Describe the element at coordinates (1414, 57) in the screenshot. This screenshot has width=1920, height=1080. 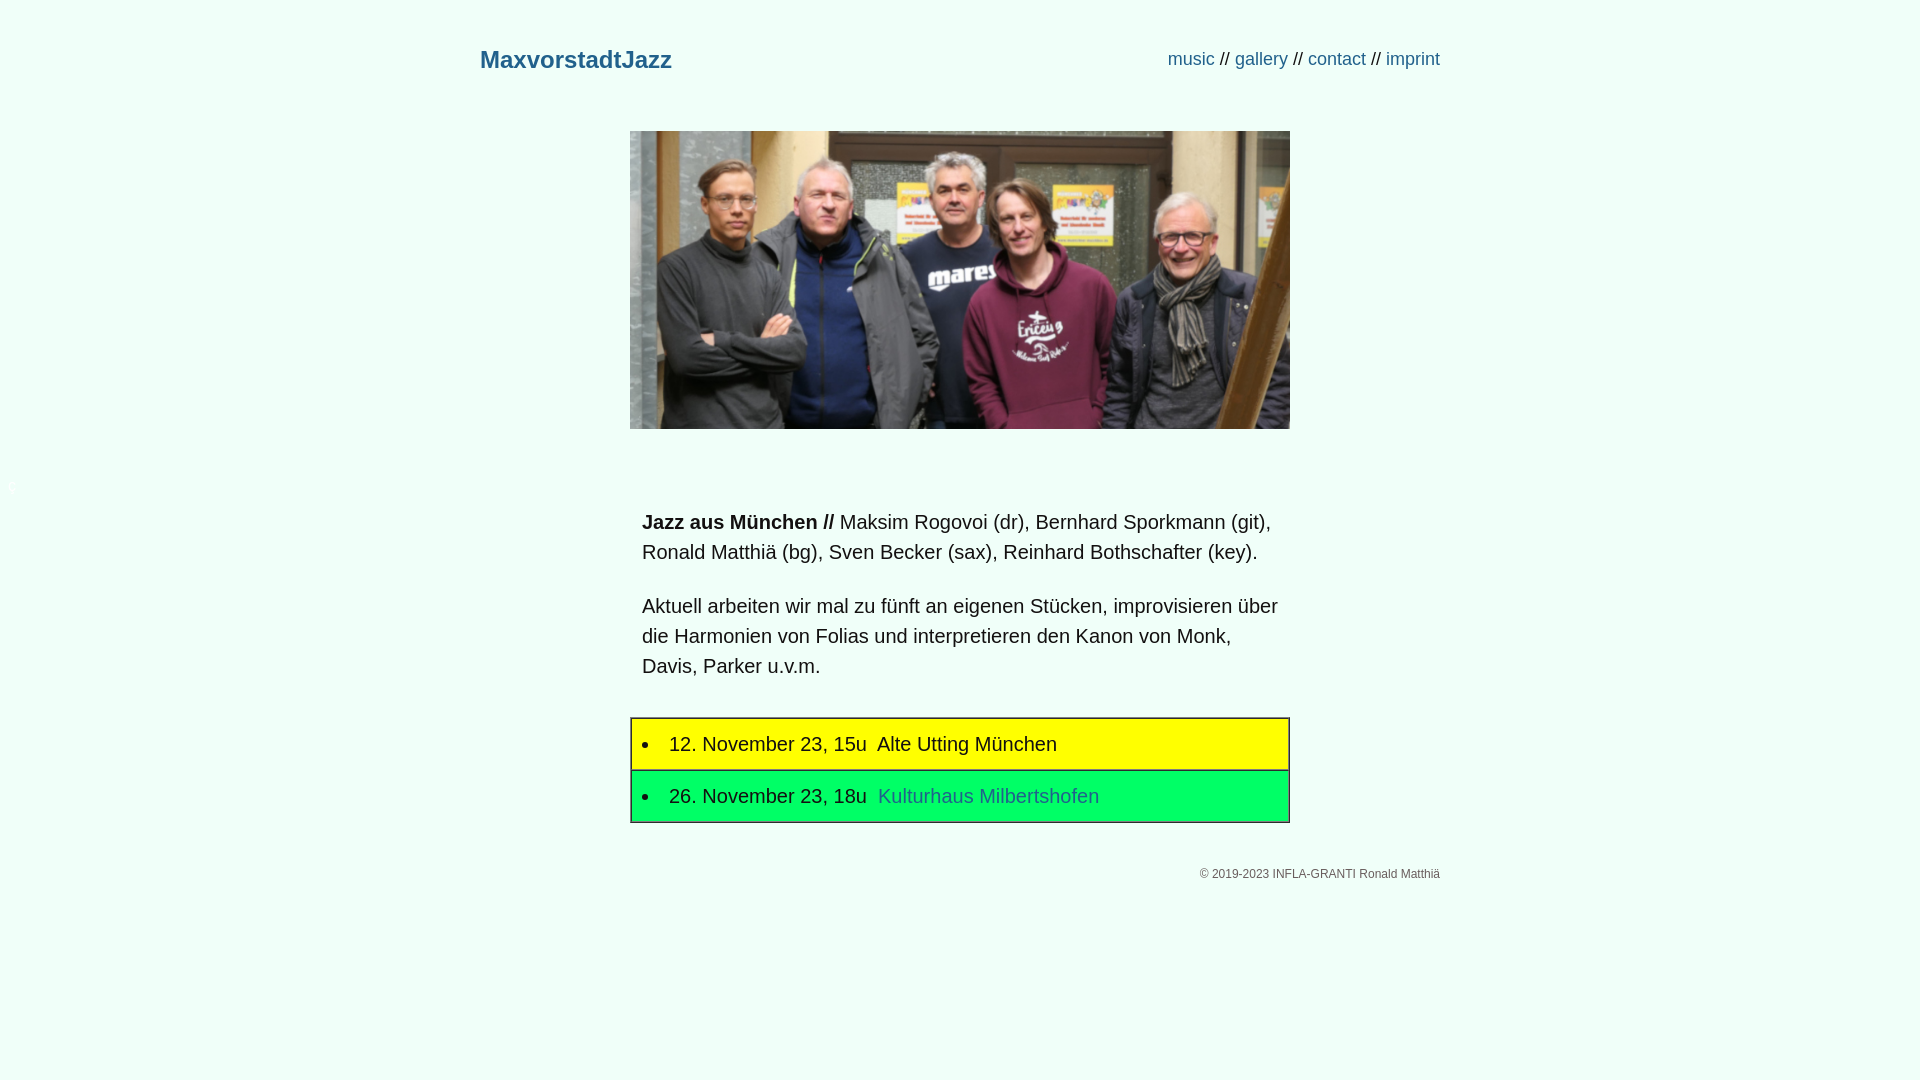
I see `'imprint '` at that location.